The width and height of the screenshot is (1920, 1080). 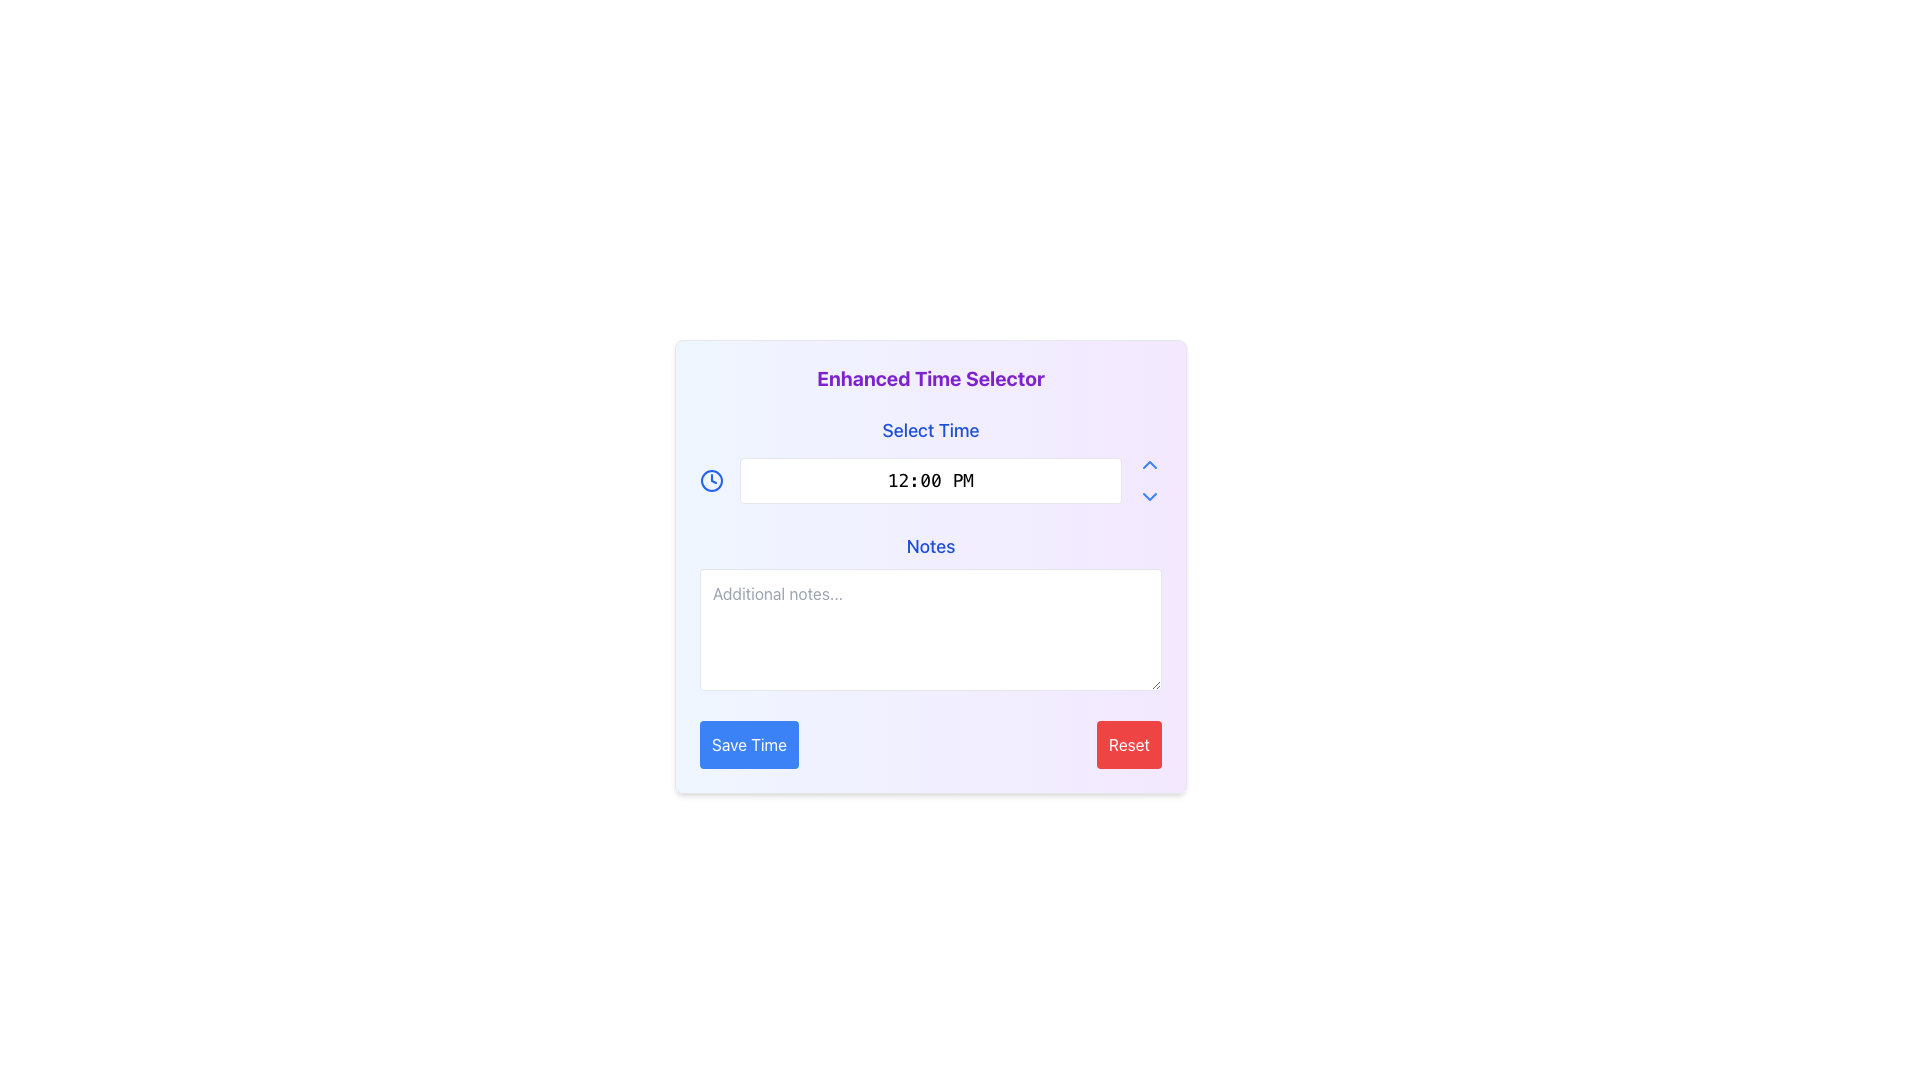 What do you see at coordinates (930, 481) in the screenshot?
I see `the non-editable text input field displaying '12:00 PM' in the 'Select Time' section to focus` at bounding box center [930, 481].